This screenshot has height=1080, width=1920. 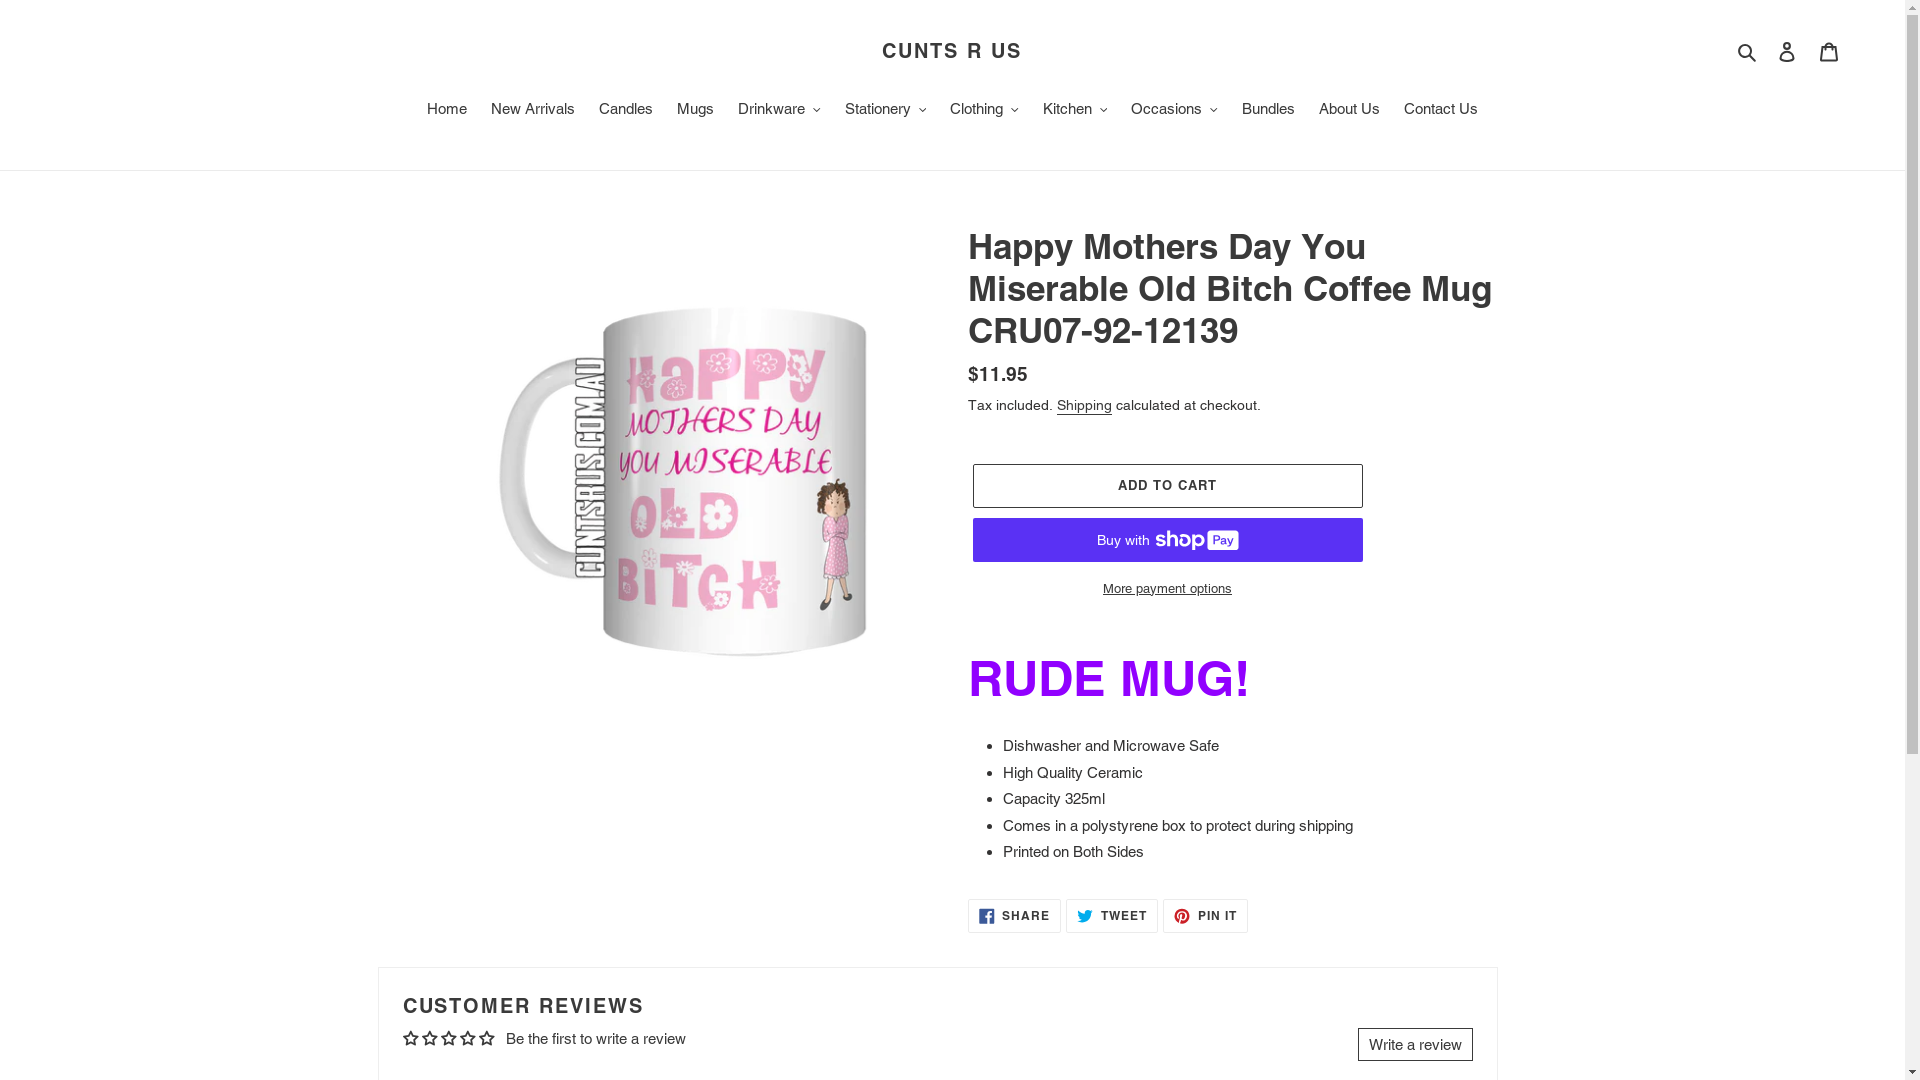 What do you see at coordinates (695, 111) in the screenshot?
I see `'Mugs'` at bounding box center [695, 111].